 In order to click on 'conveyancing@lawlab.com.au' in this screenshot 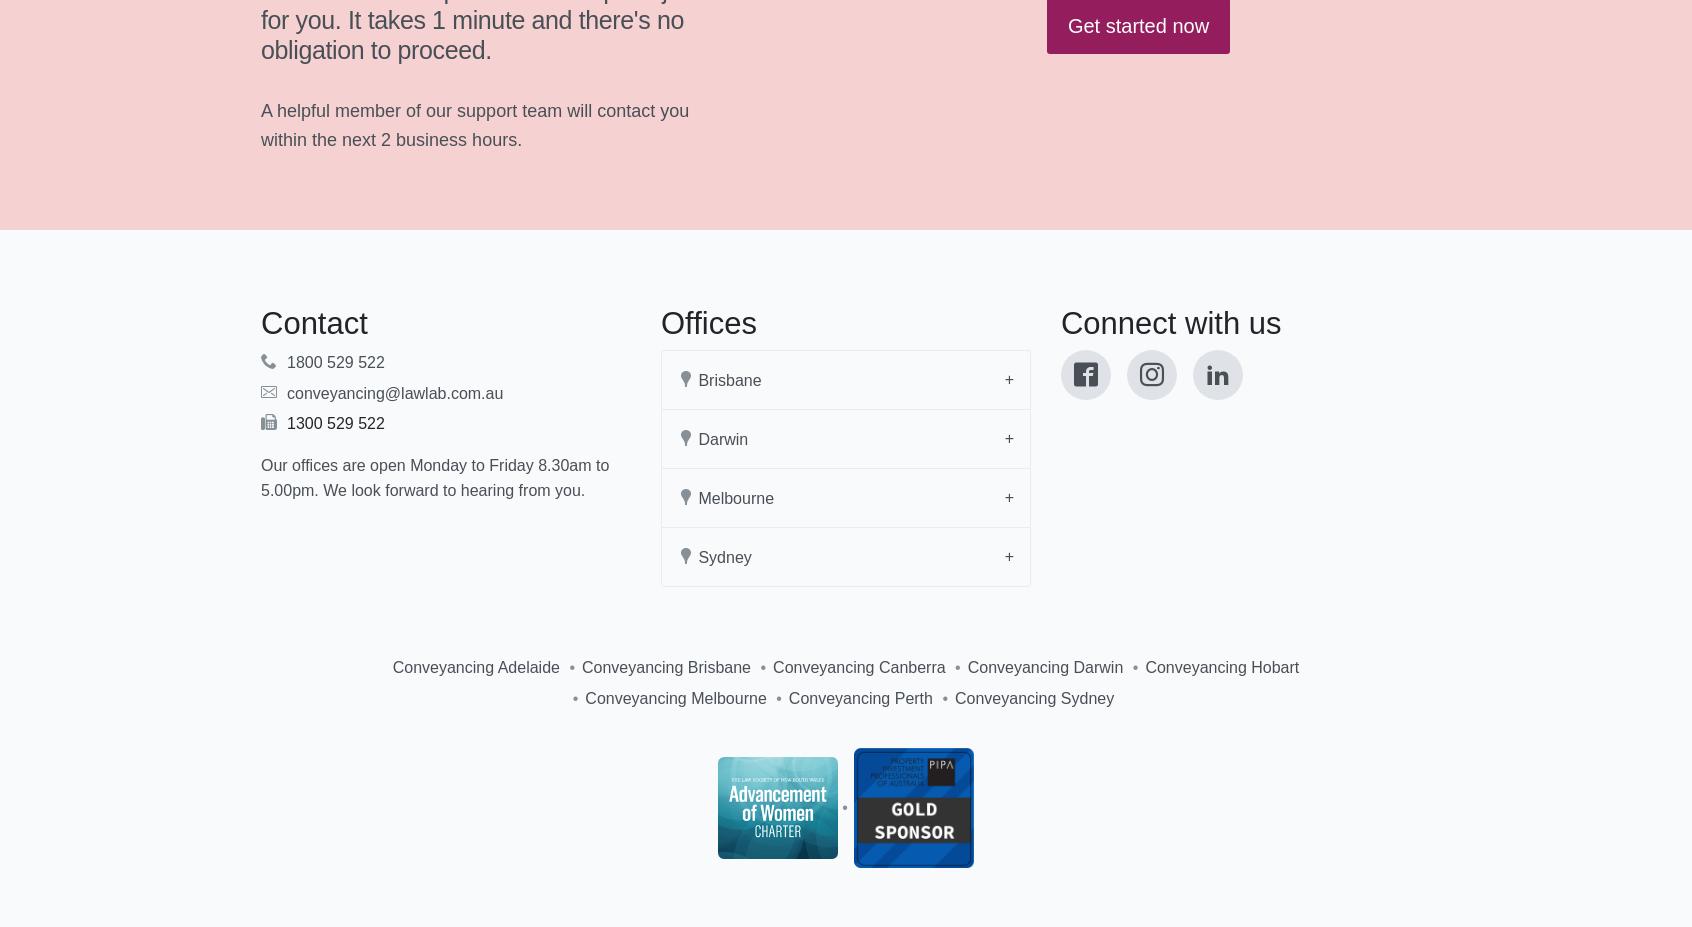, I will do `click(395, 391)`.